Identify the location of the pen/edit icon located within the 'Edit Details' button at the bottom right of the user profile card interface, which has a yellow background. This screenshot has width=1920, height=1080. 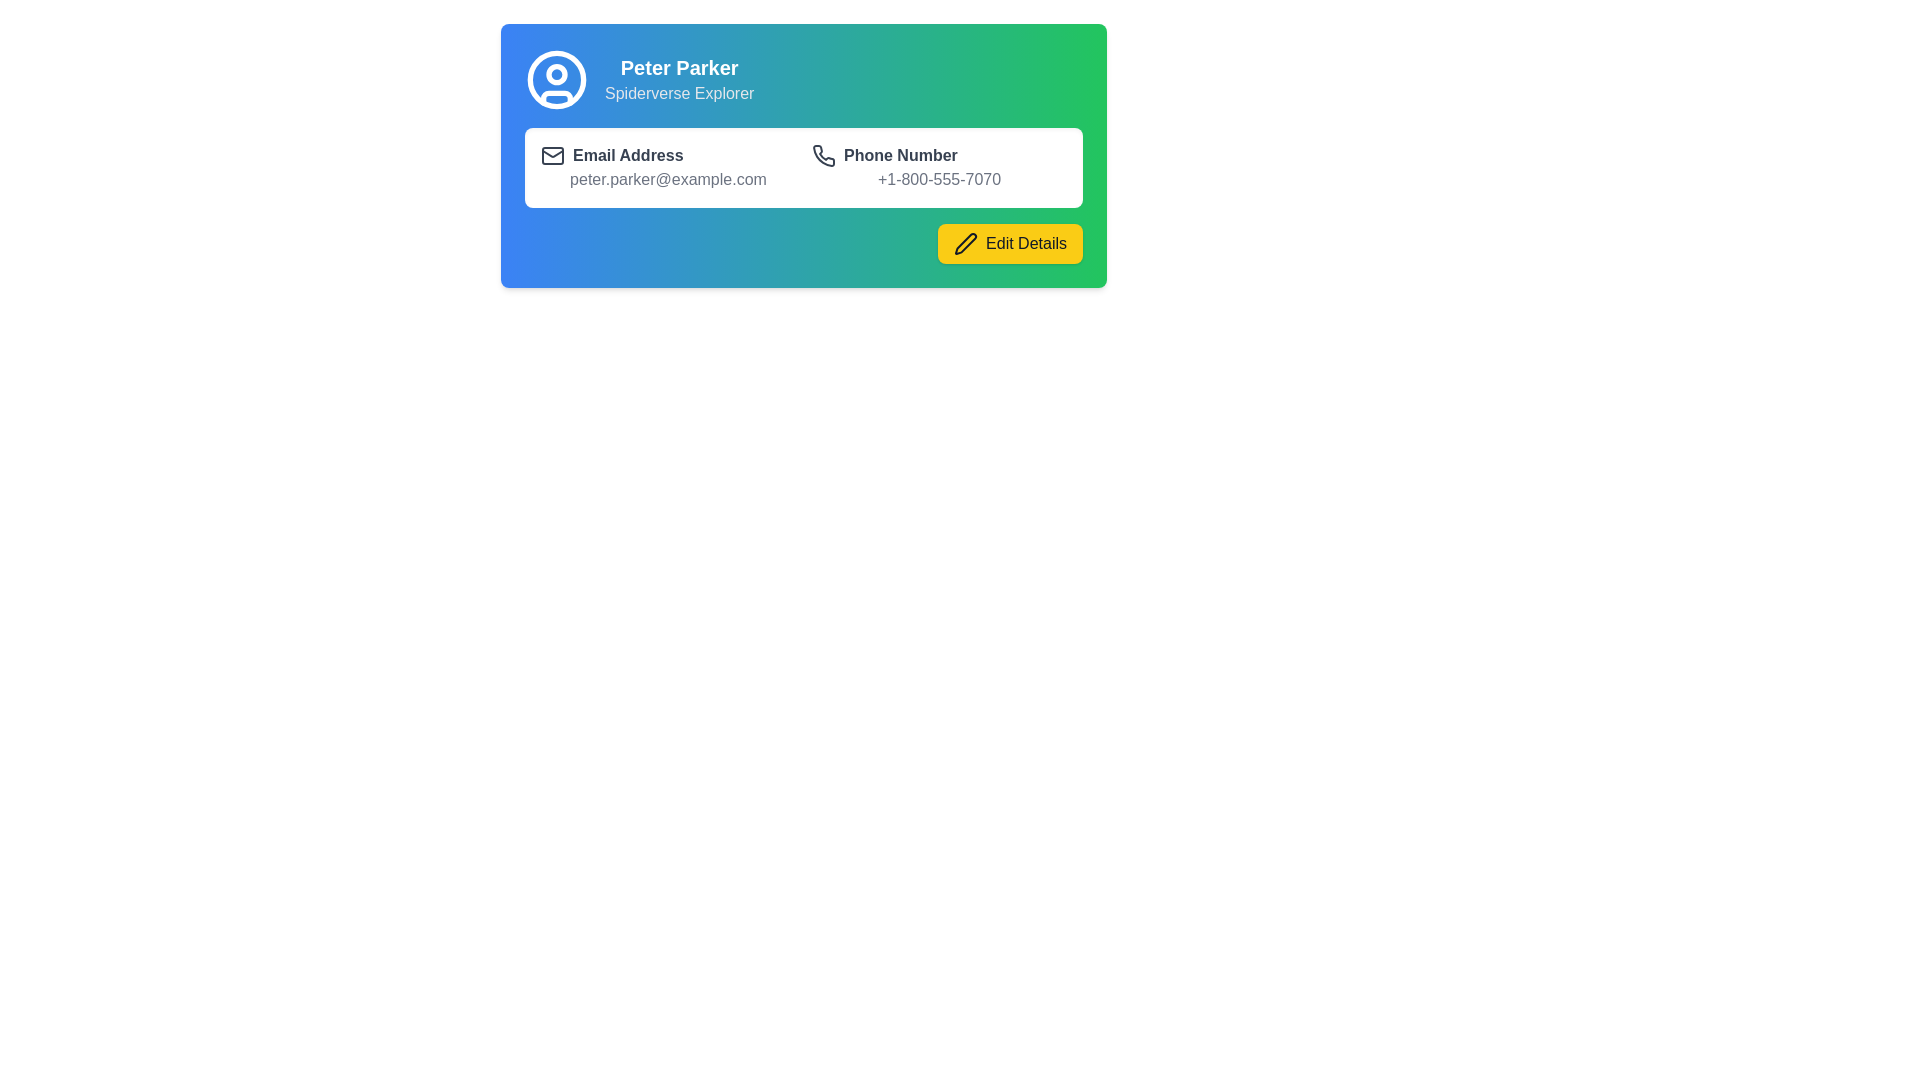
(966, 242).